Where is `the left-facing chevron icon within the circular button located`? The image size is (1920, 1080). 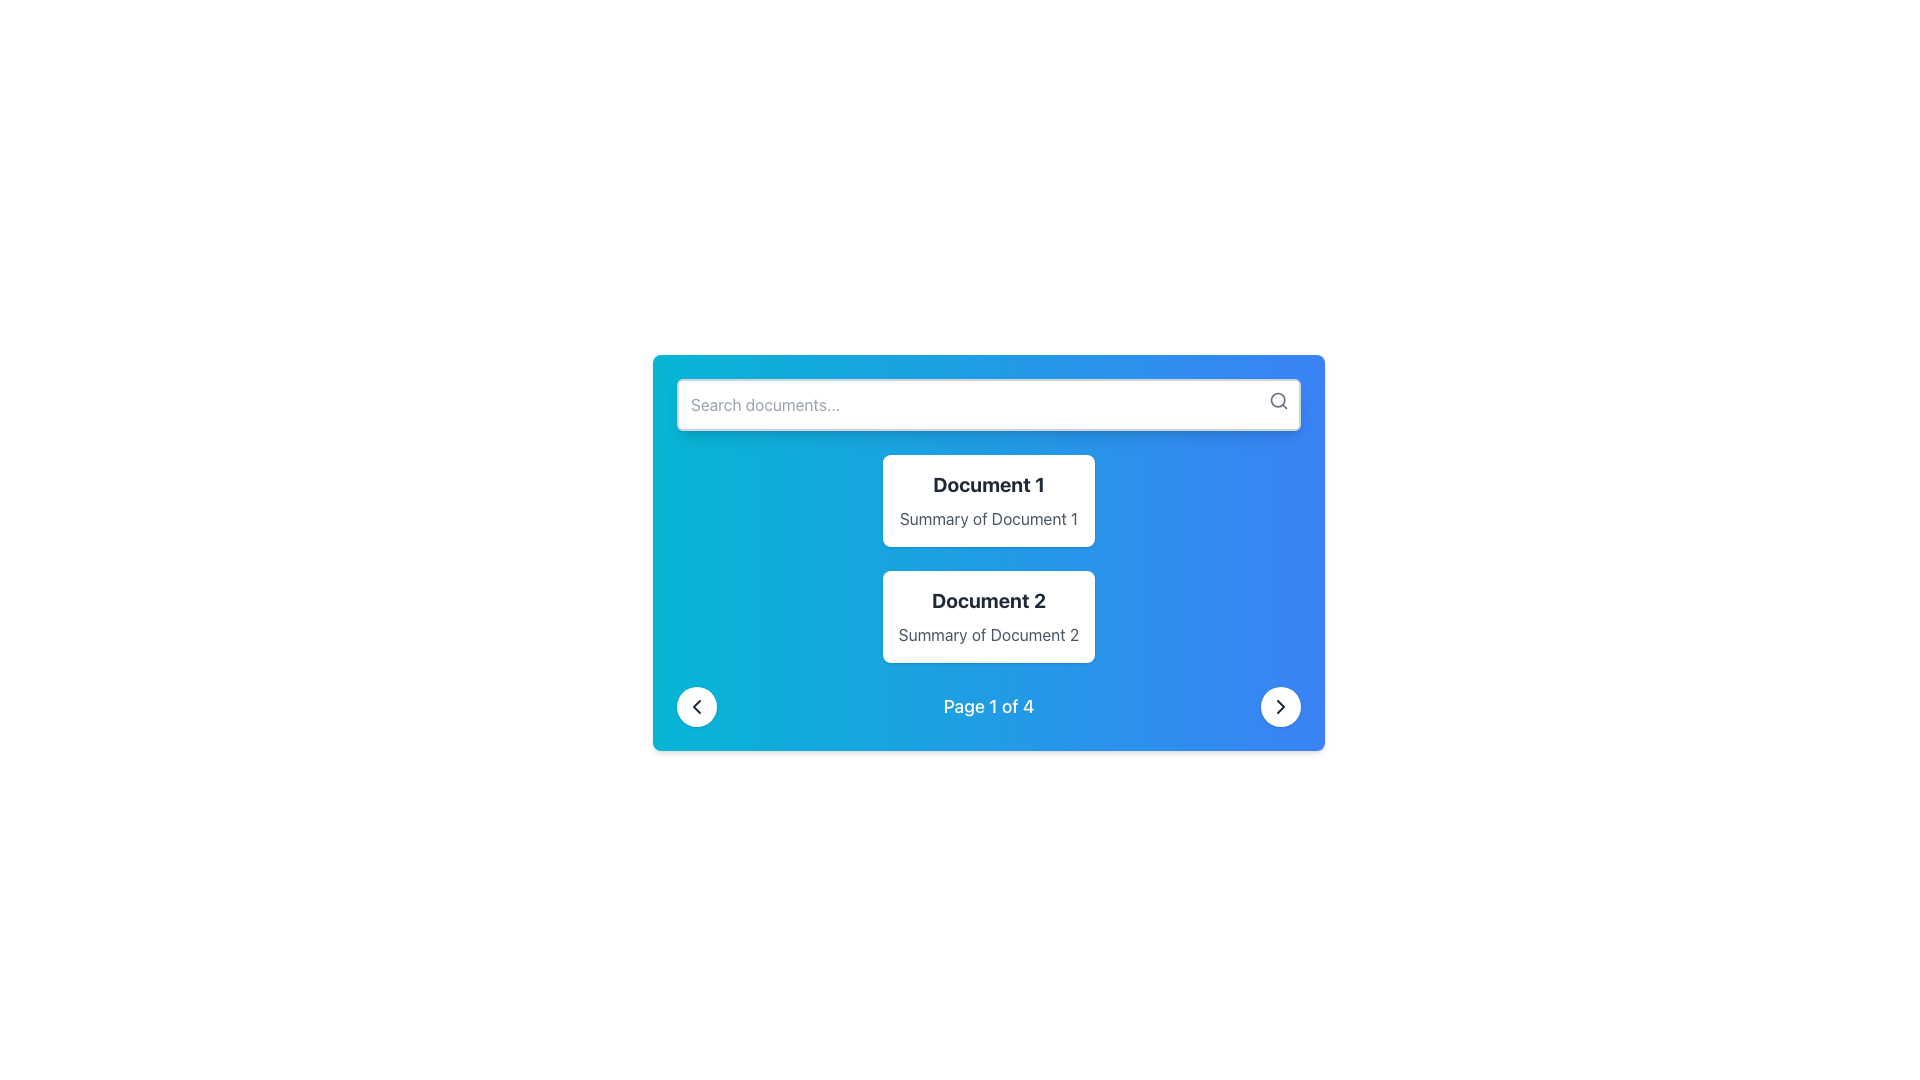
the left-facing chevron icon within the circular button located is located at coordinates (696, 705).